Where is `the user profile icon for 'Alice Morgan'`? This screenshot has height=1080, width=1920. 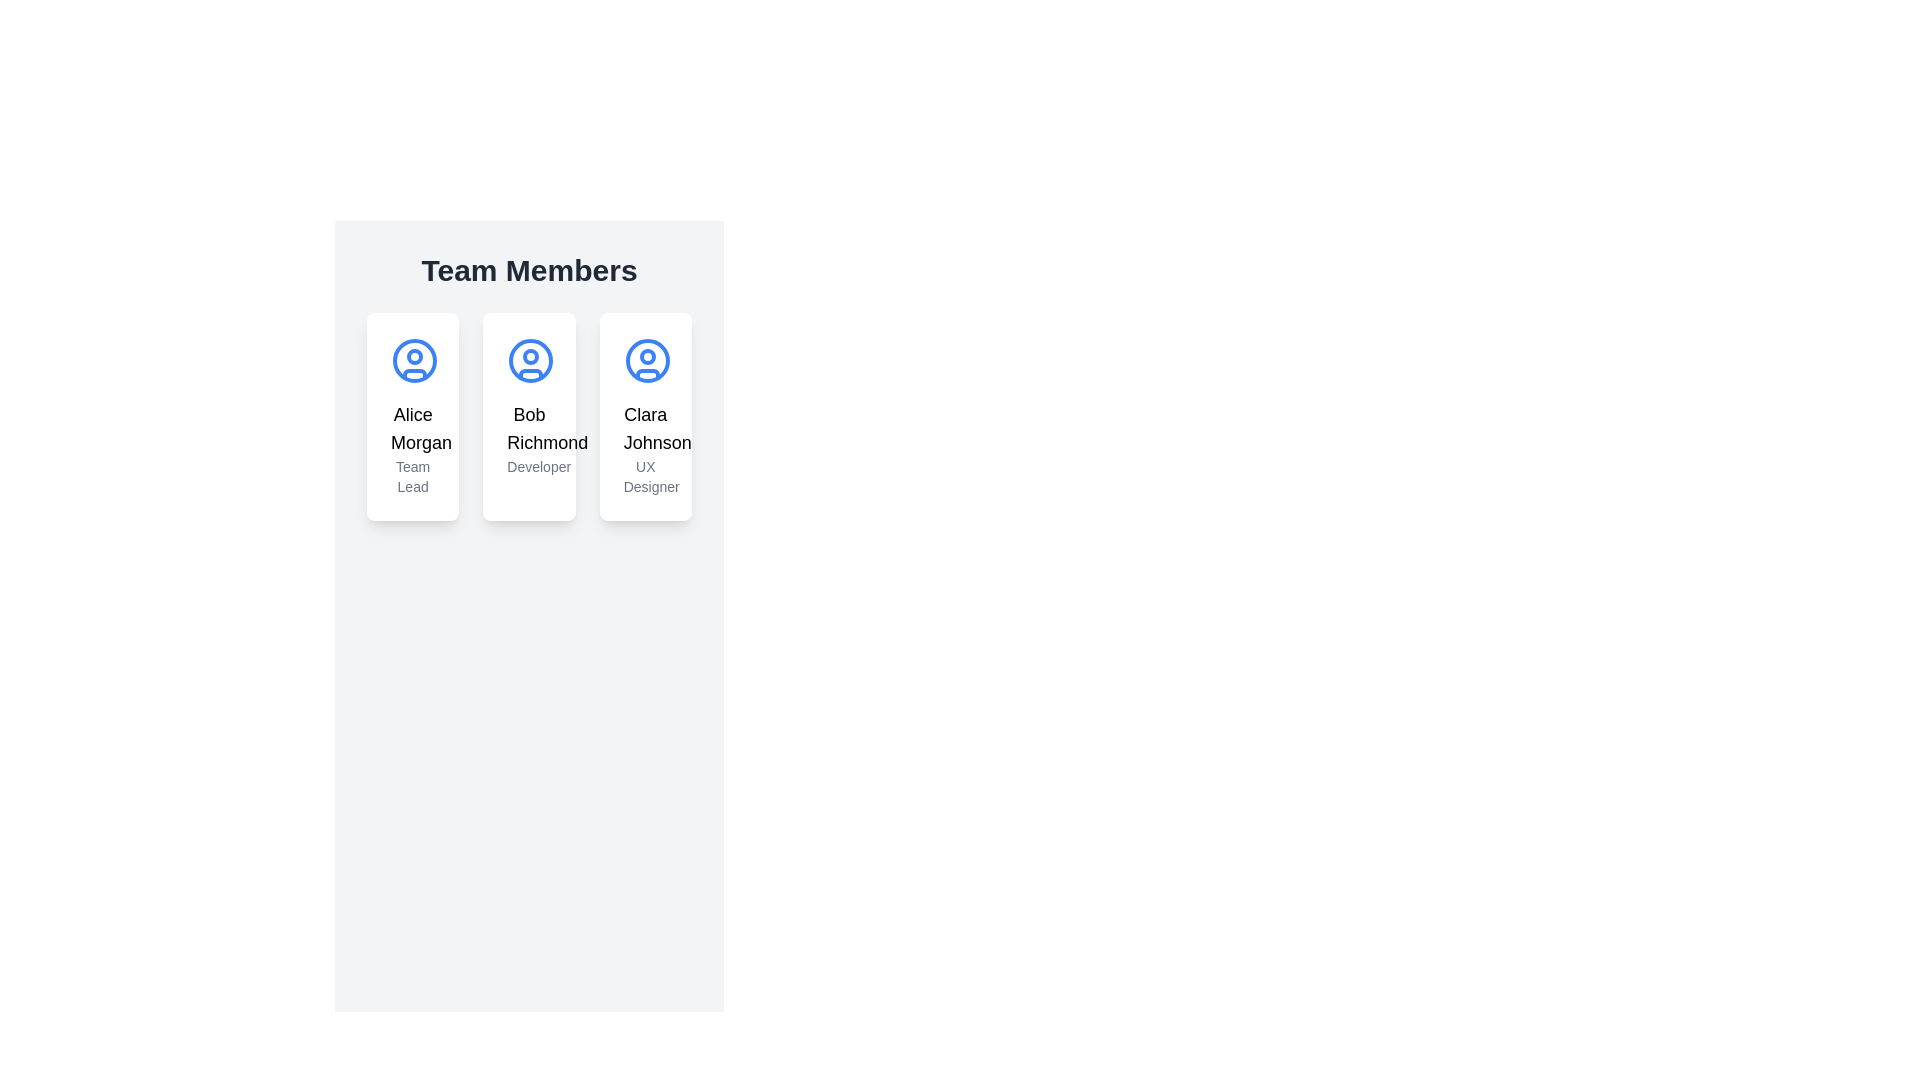 the user profile icon for 'Alice Morgan' is located at coordinates (413, 361).